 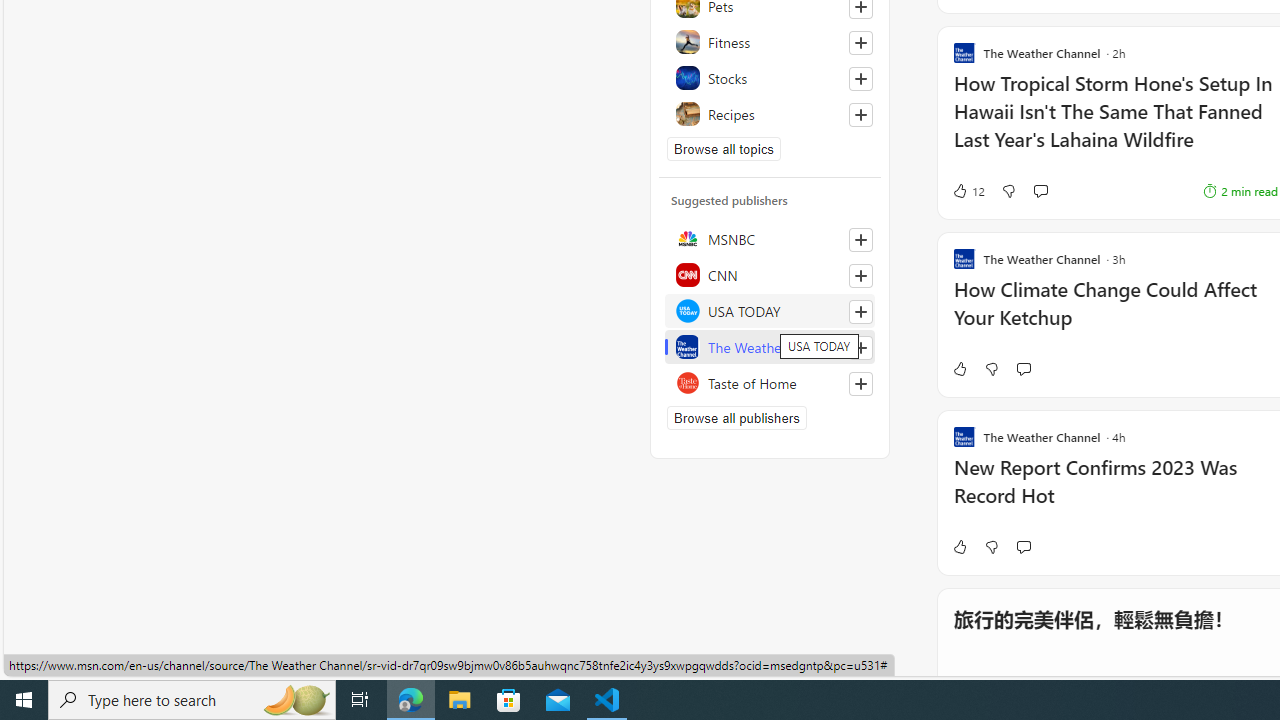 I want to click on 'Fitness', so click(x=769, y=42).